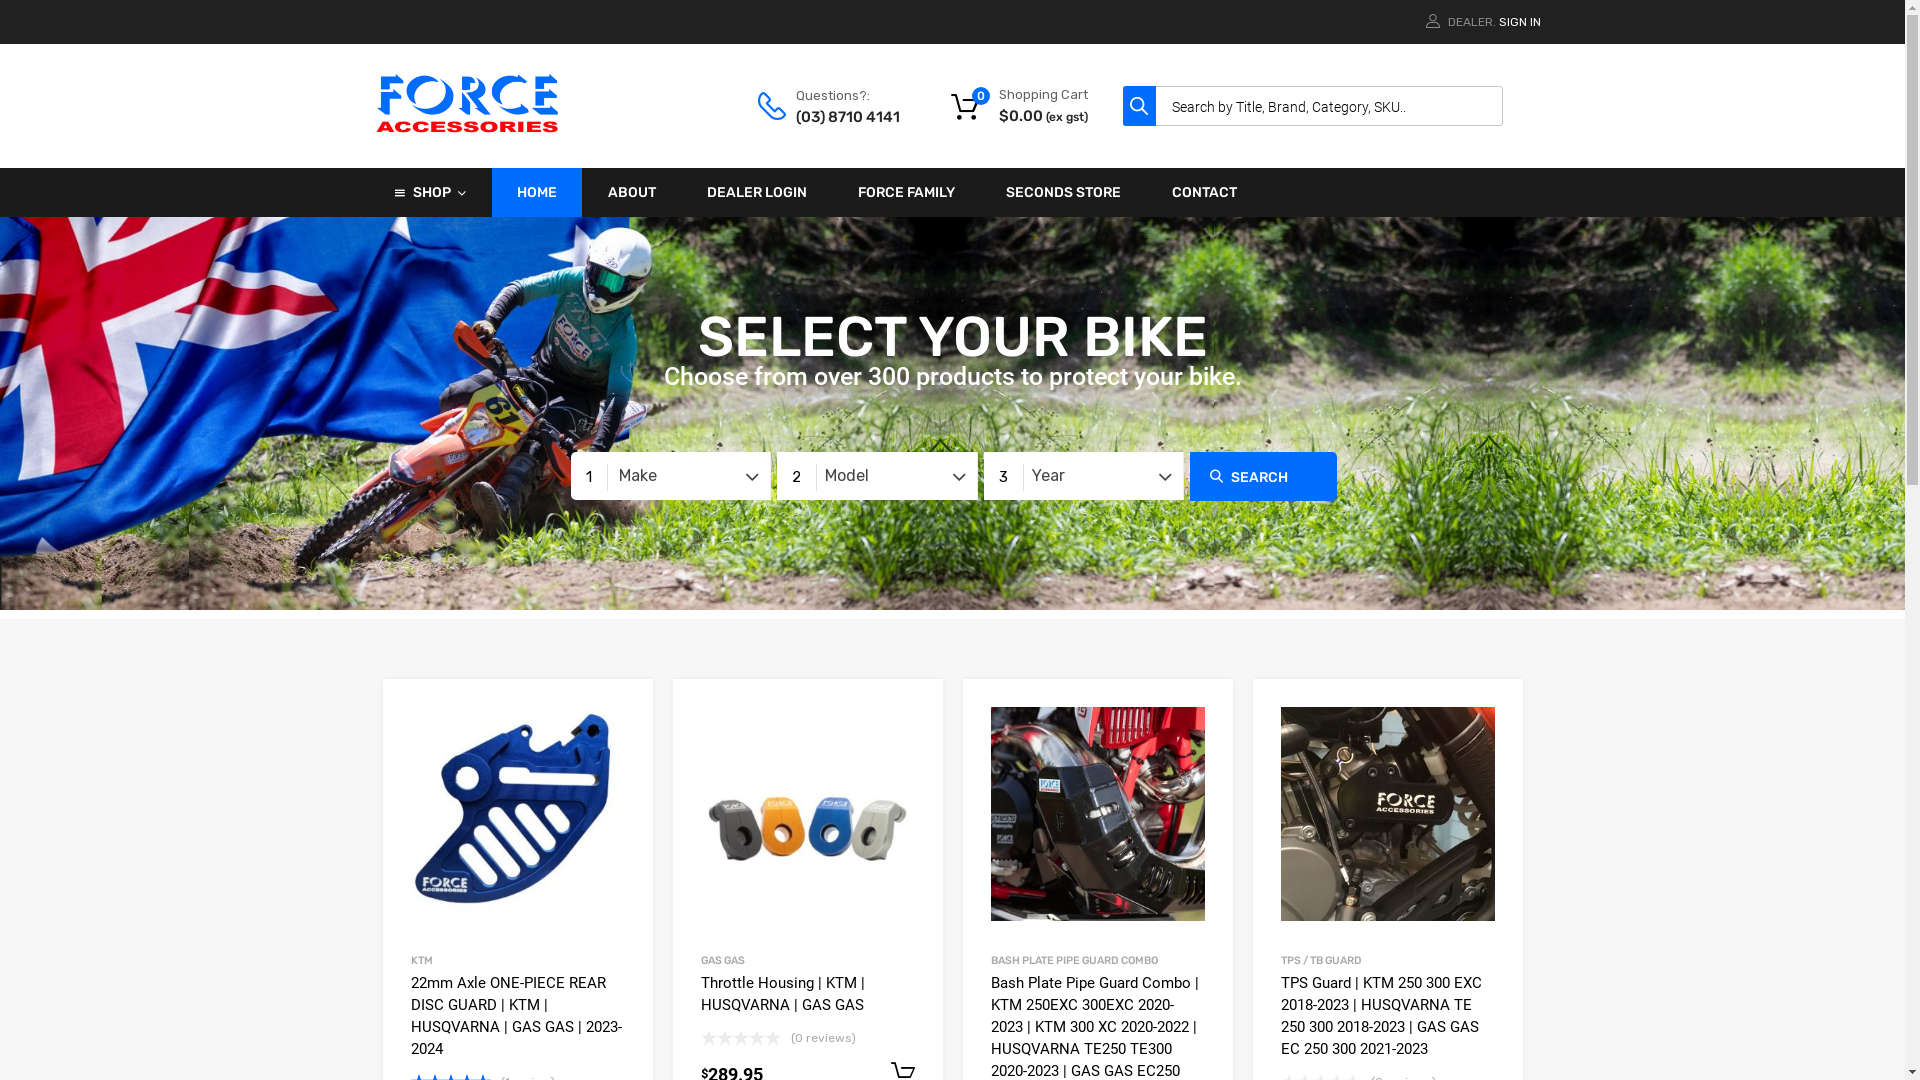  What do you see at coordinates (420, 959) in the screenshot?
I see `'KTM'` at bounding box center [420, 959].